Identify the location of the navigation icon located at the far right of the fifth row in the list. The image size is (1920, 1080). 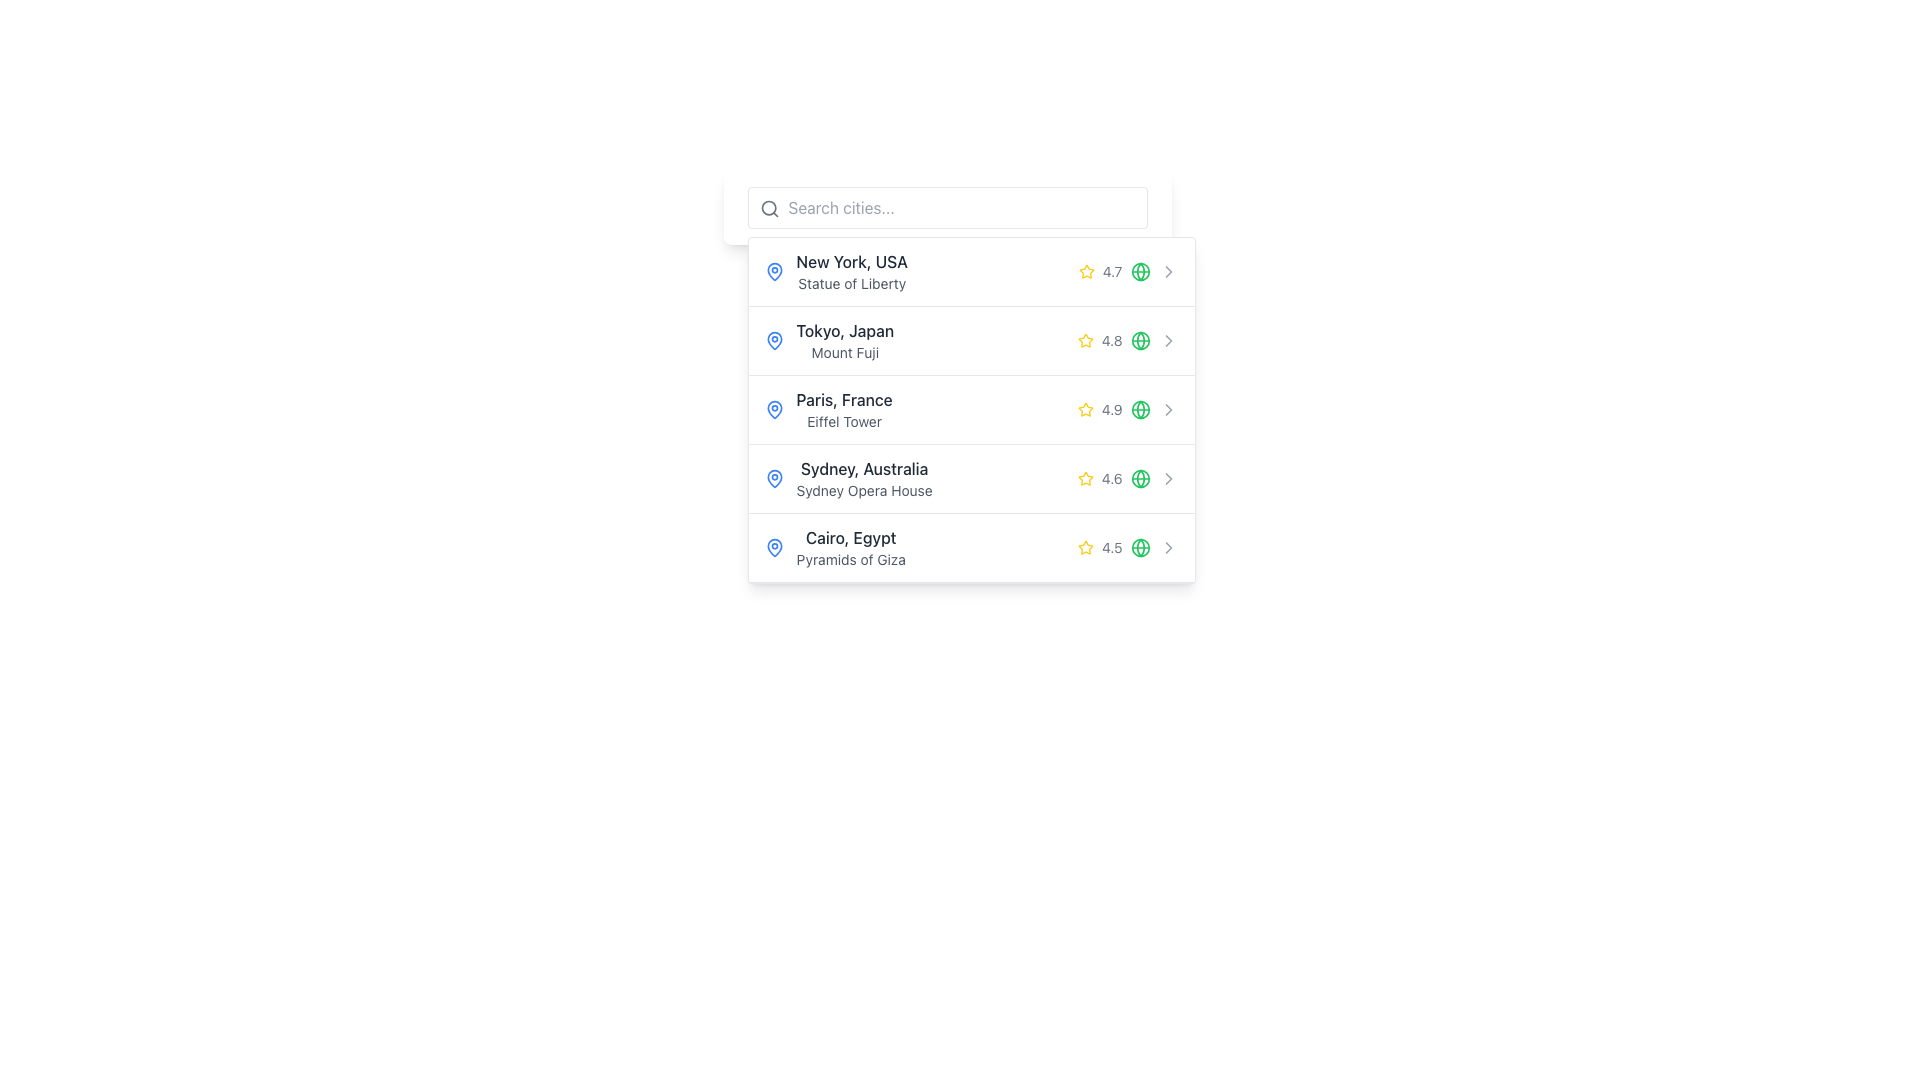
(1168, 547).